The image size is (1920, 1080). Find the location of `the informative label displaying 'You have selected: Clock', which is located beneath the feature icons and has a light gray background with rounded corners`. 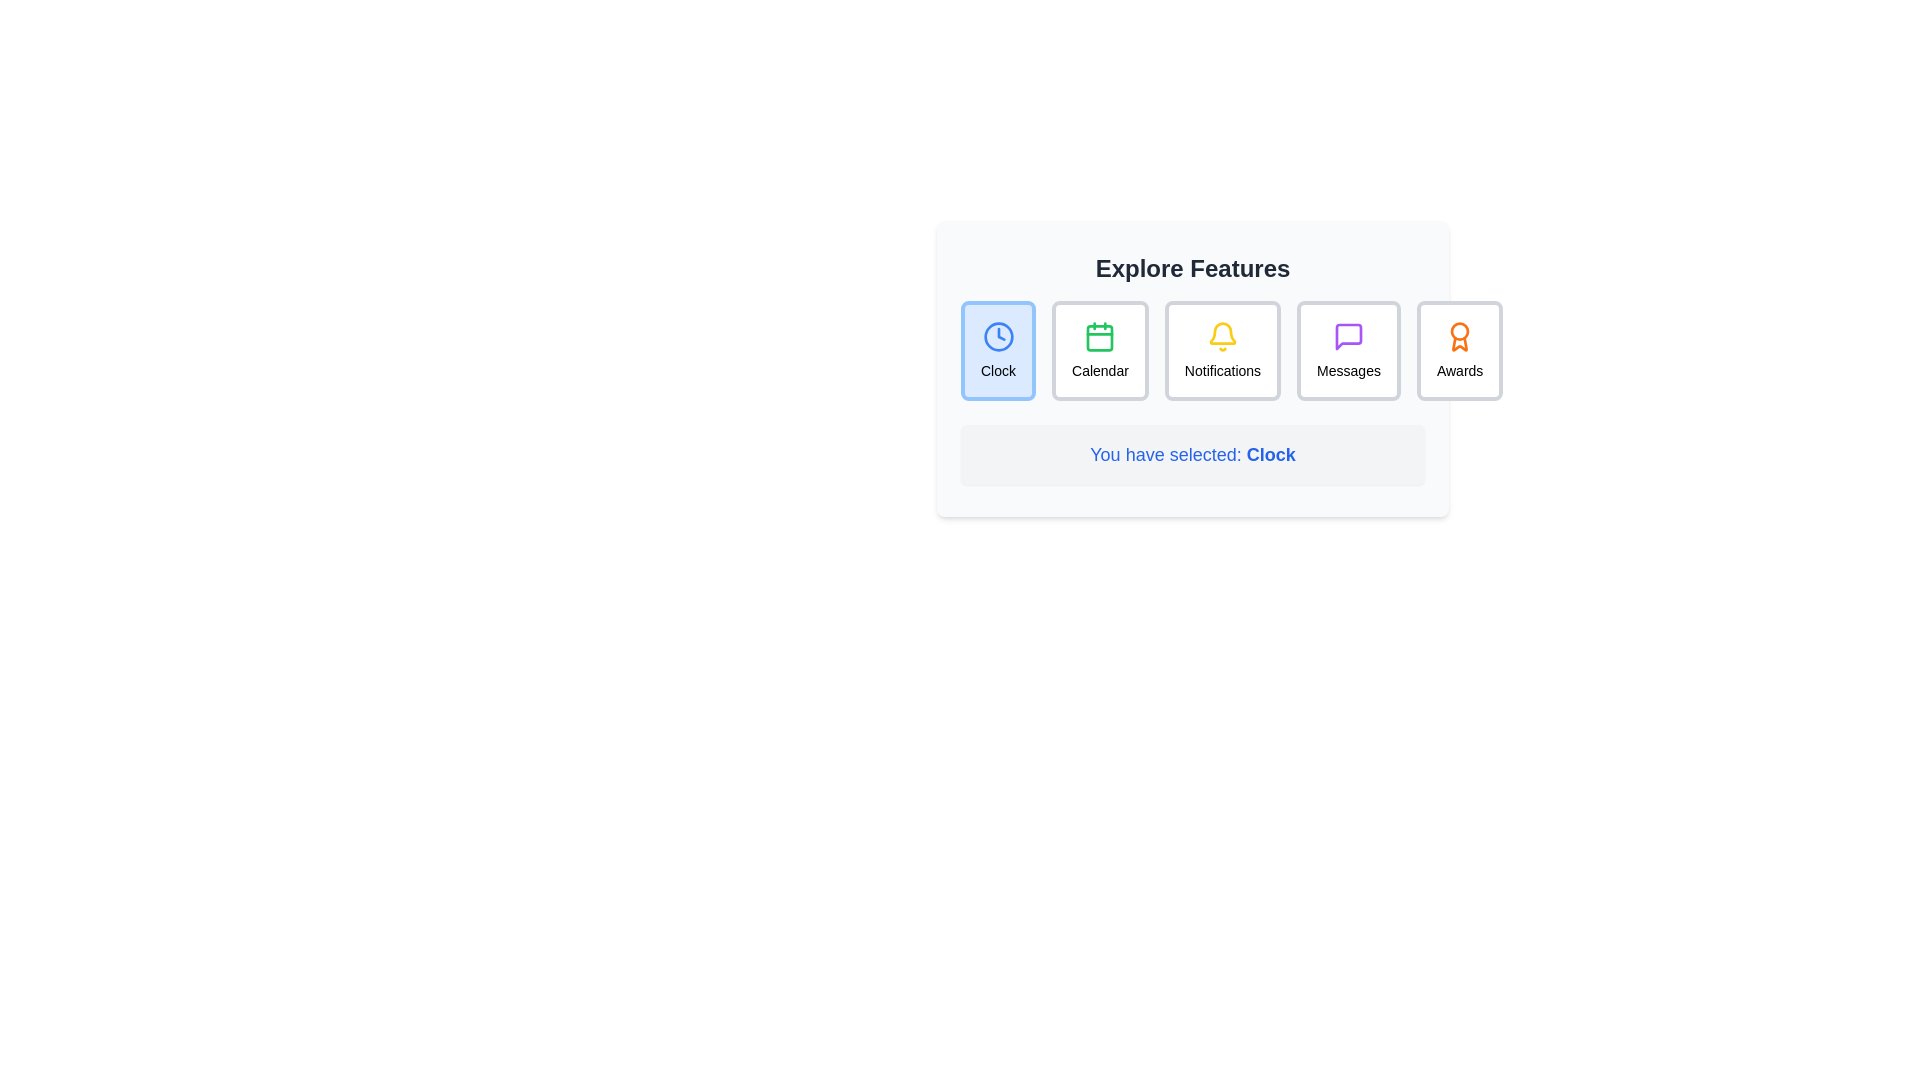

the informative label displaying 'You have selected: Clock', which is located beneath the feature icons and has a light gray background with rounded corners is located at coordinates (1193, 455).